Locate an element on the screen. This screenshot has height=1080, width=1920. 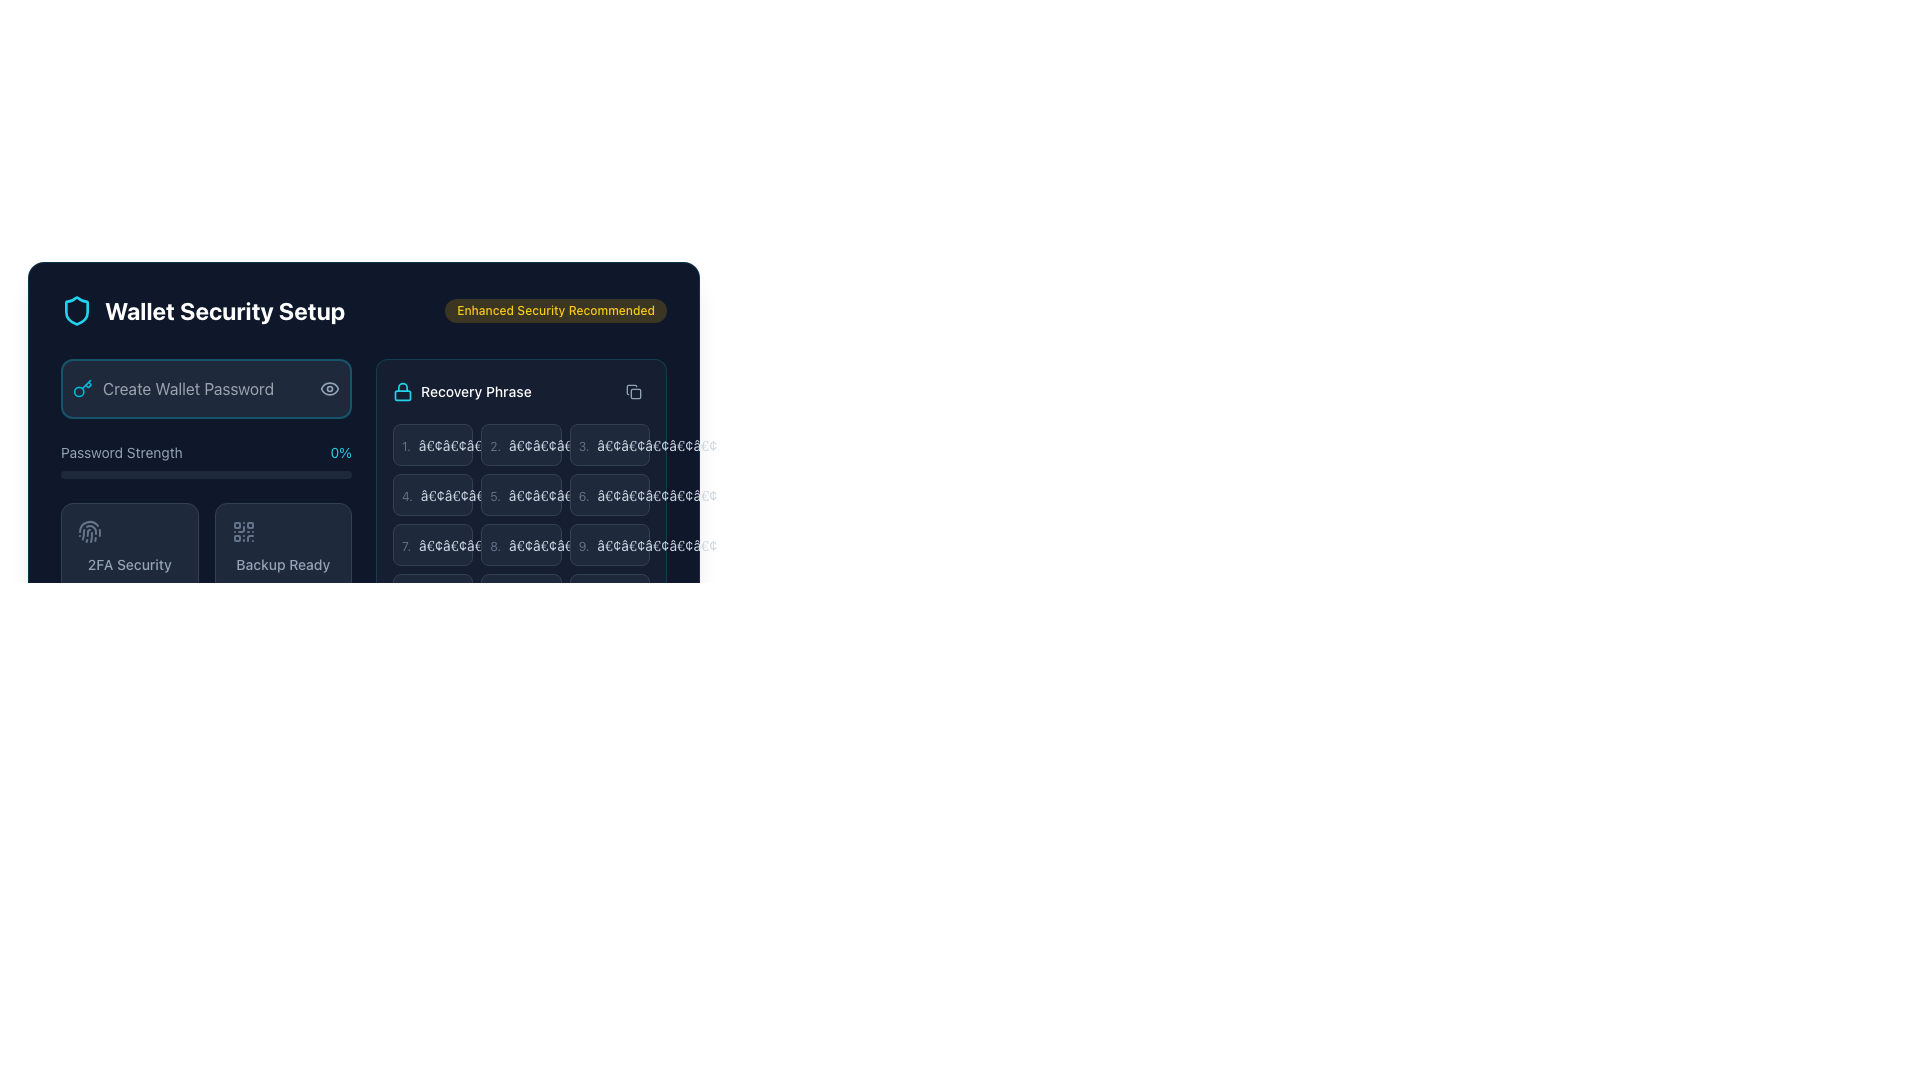
the Text Display Box that displays part of the recovery phrase, located in the third row, second column of the recovery phrase section is located at coordinates (521, 551).